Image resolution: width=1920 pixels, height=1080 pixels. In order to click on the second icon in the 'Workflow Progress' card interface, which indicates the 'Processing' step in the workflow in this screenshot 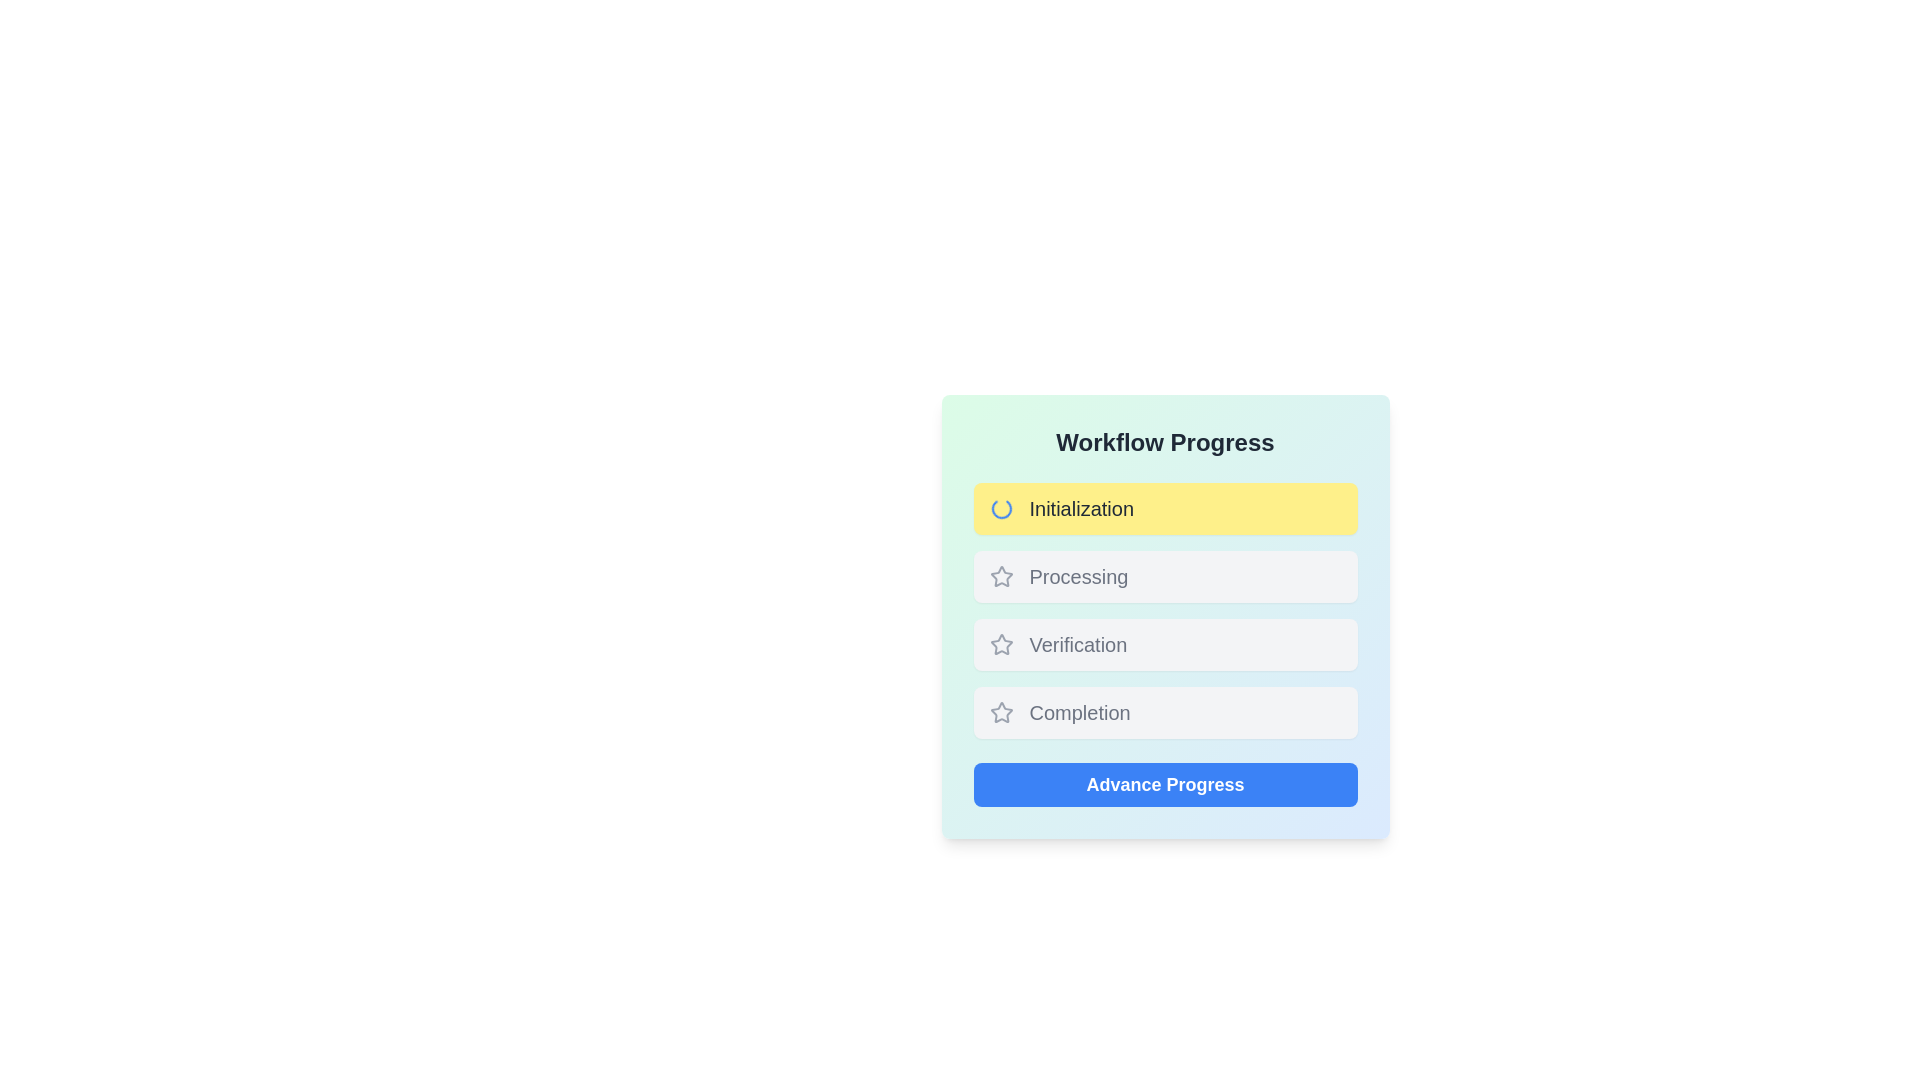, I will do `click(1001, 576)`.